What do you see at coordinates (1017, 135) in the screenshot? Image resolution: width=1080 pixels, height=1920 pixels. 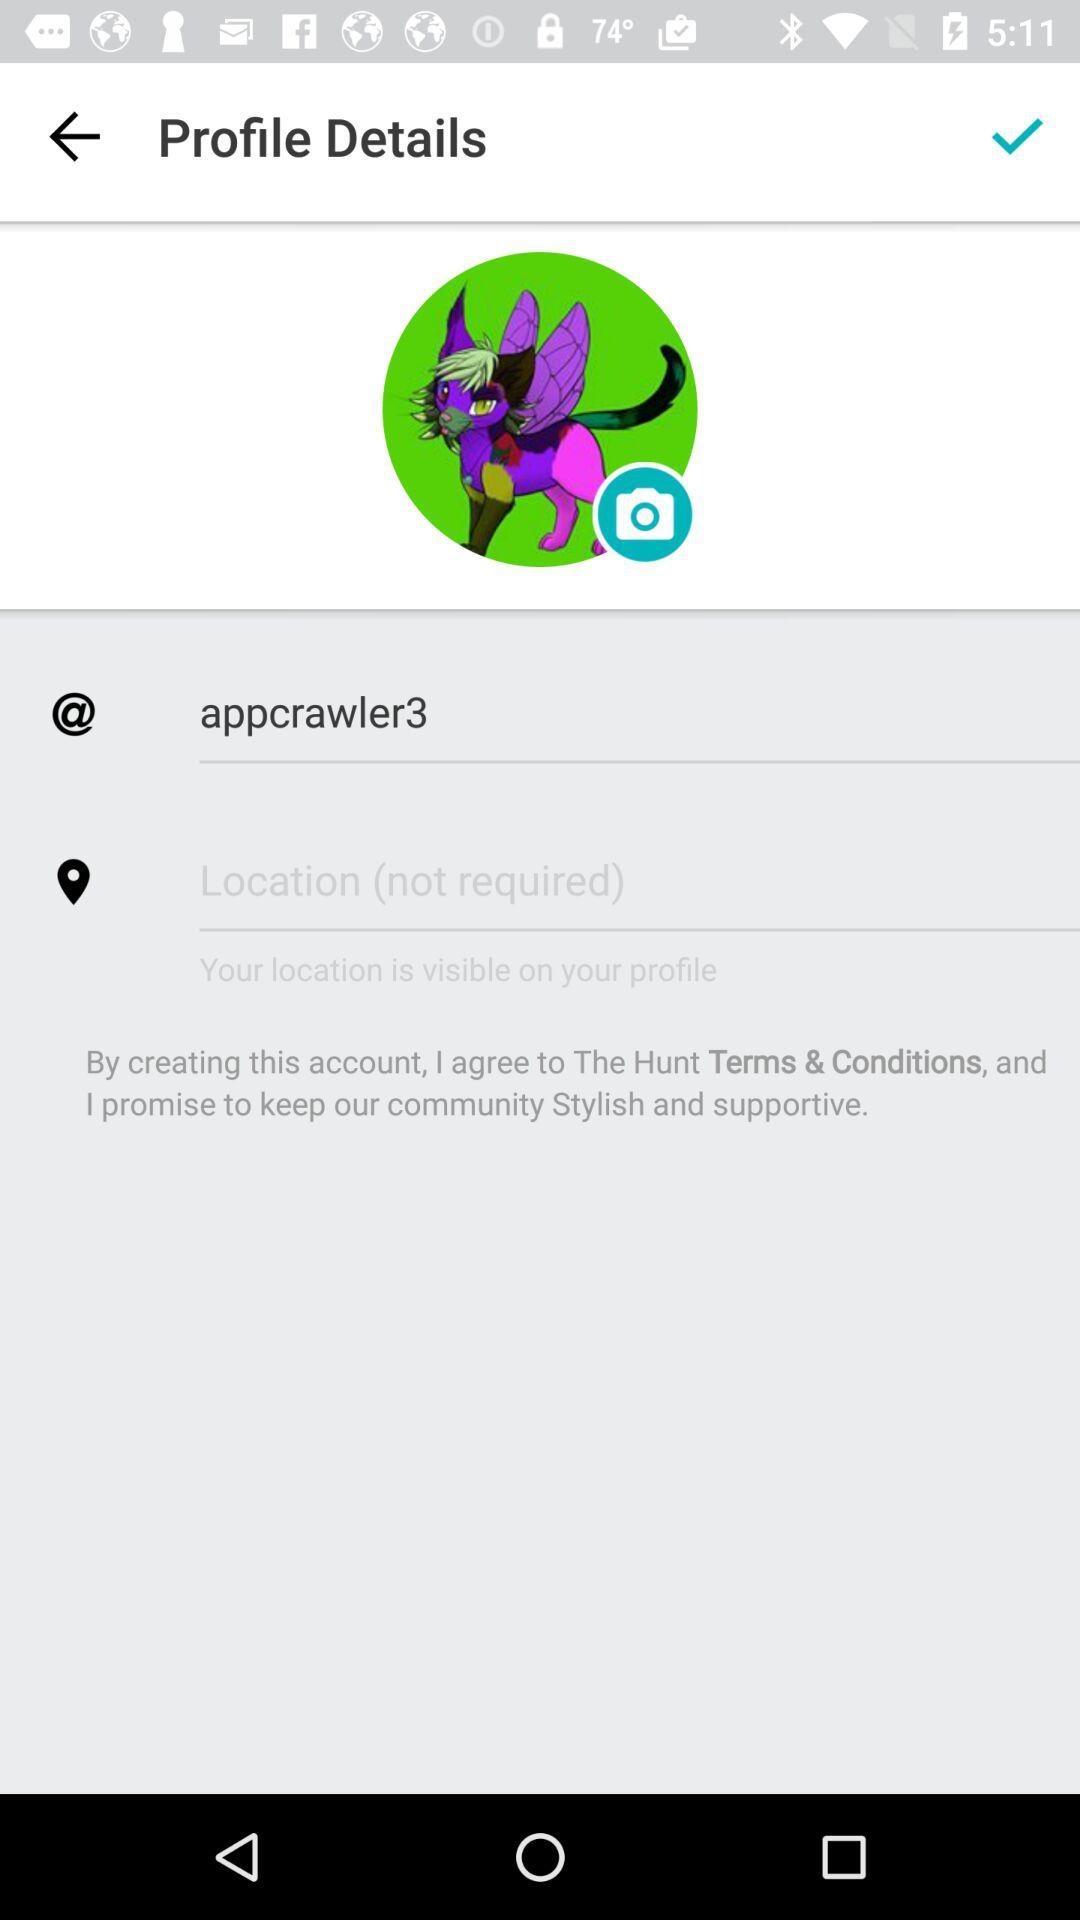 I see `profile data` at bounding box center [1017, 135].